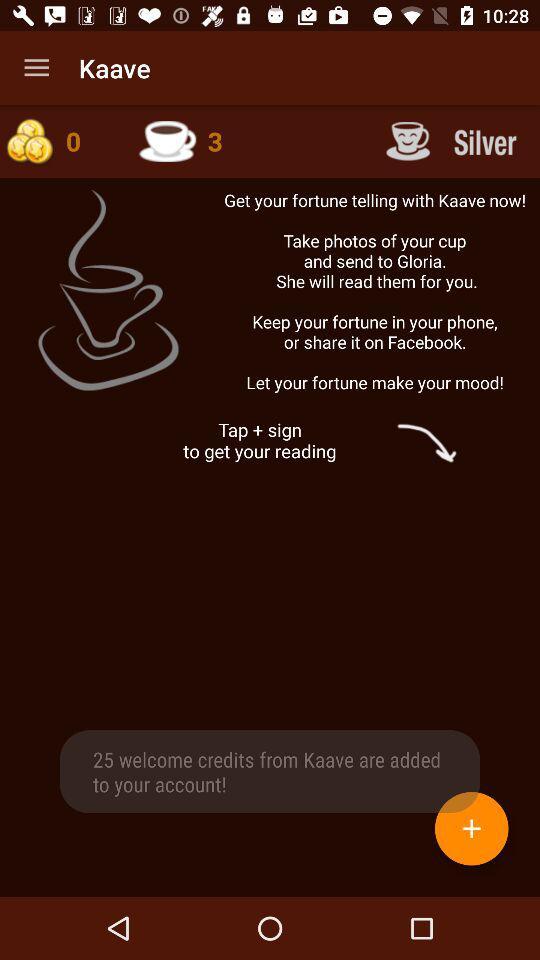 The height and width of the screenshot is (960, 540). What do you see at coordinates (59, 140) in the screenshot?
I see `coin currency` at bounding box center [59, 140].